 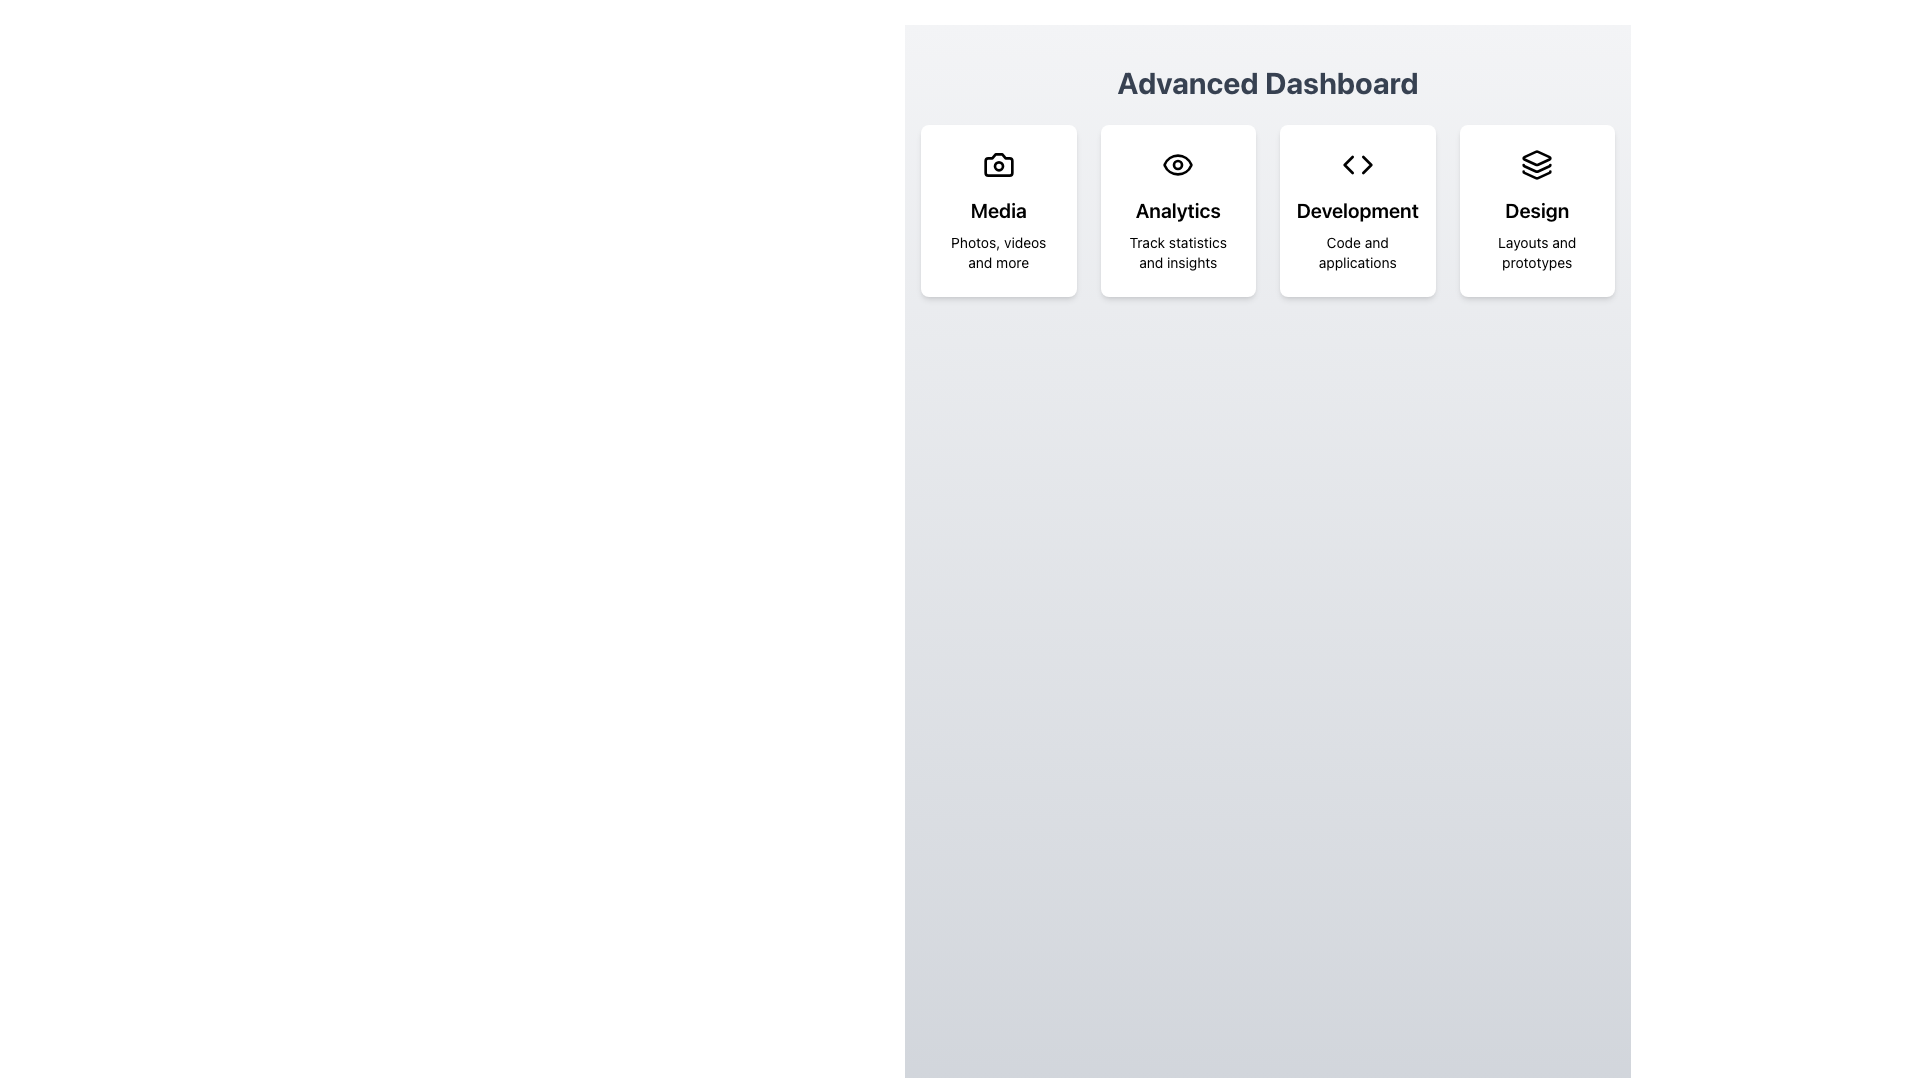 I want to click on the 'Analytics' card, which is the second card in a horizontal grid, to trigger a visual effect, so click(x=1178, y=211).